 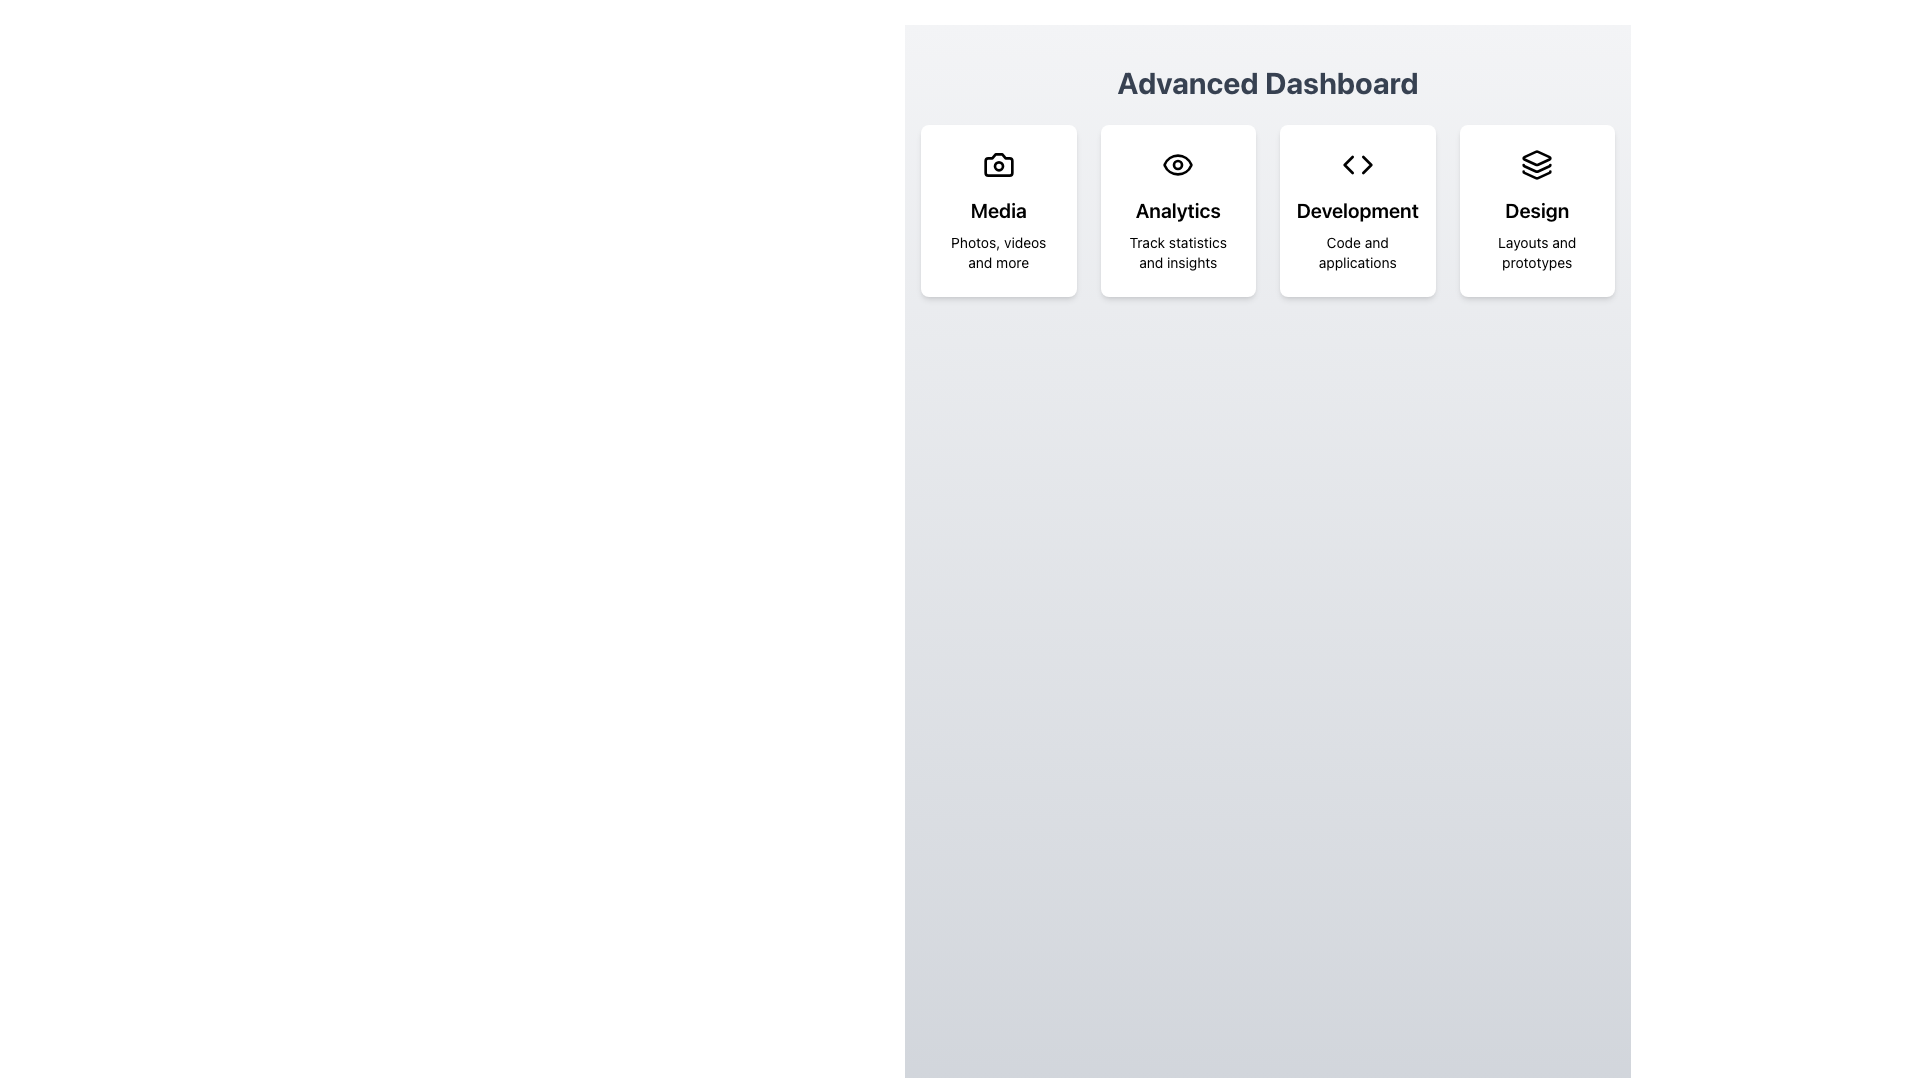 I want to click on the 'Analytics' card, which is the second card in a horizontal grid, to trigger a visual effect, so click(x=1178, y=211).